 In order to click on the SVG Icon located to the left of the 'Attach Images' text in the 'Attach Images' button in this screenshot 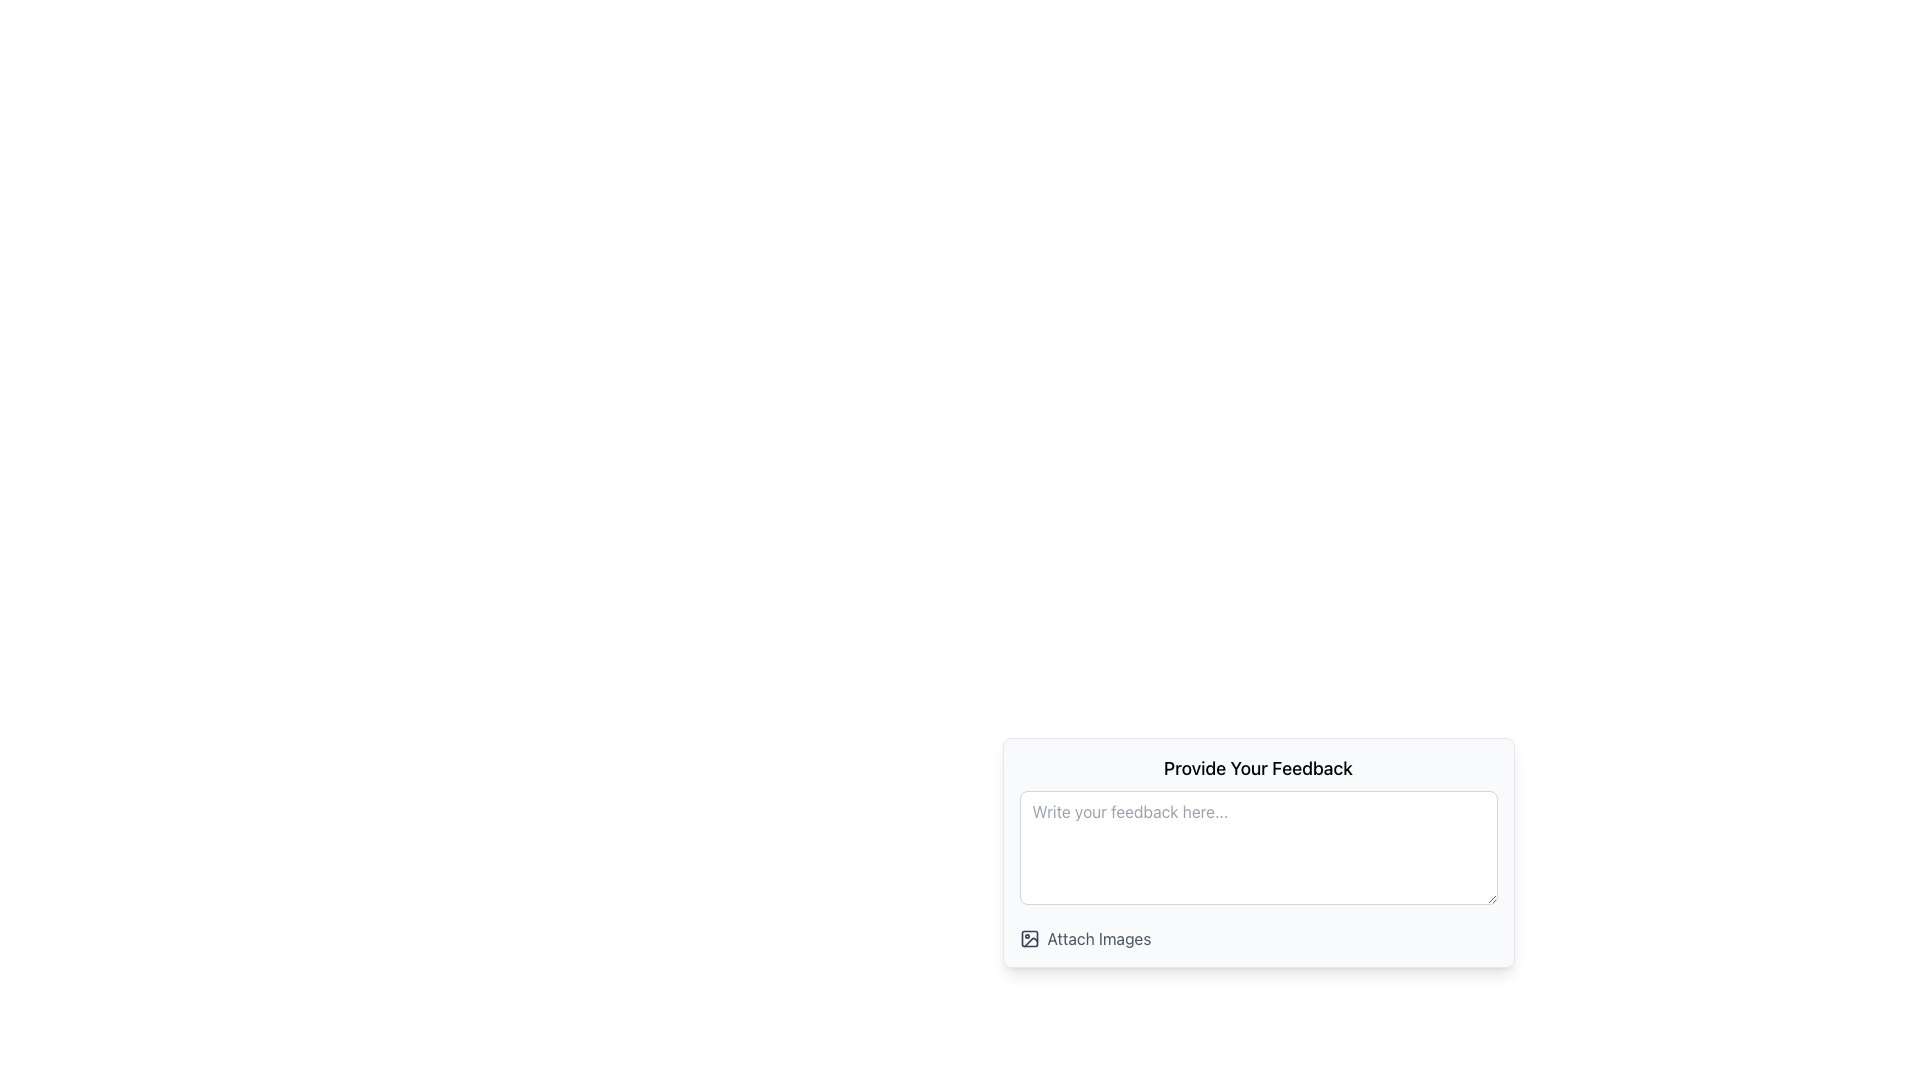, I will do `click(1029, 938)`.